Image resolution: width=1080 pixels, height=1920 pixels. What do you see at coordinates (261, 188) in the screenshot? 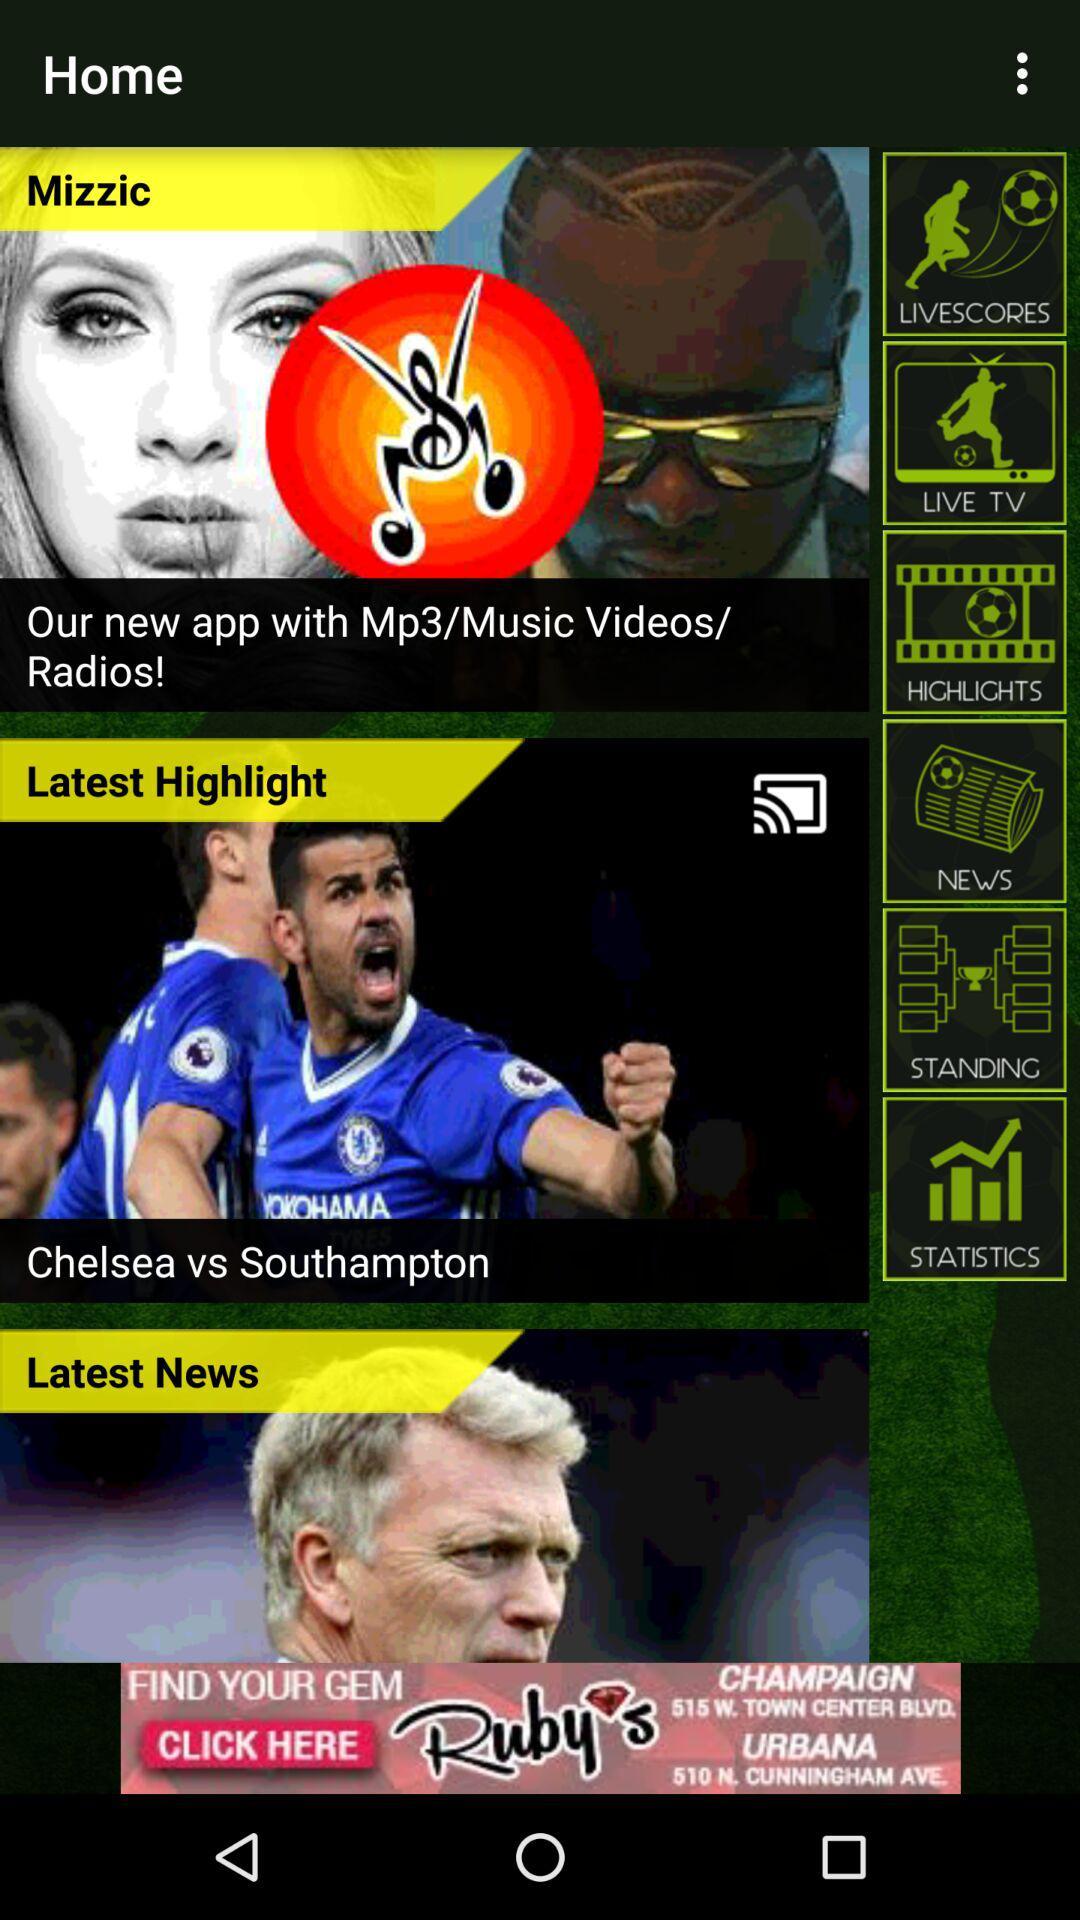
I see `the mizzic icon` at bounding box center [261, 188].